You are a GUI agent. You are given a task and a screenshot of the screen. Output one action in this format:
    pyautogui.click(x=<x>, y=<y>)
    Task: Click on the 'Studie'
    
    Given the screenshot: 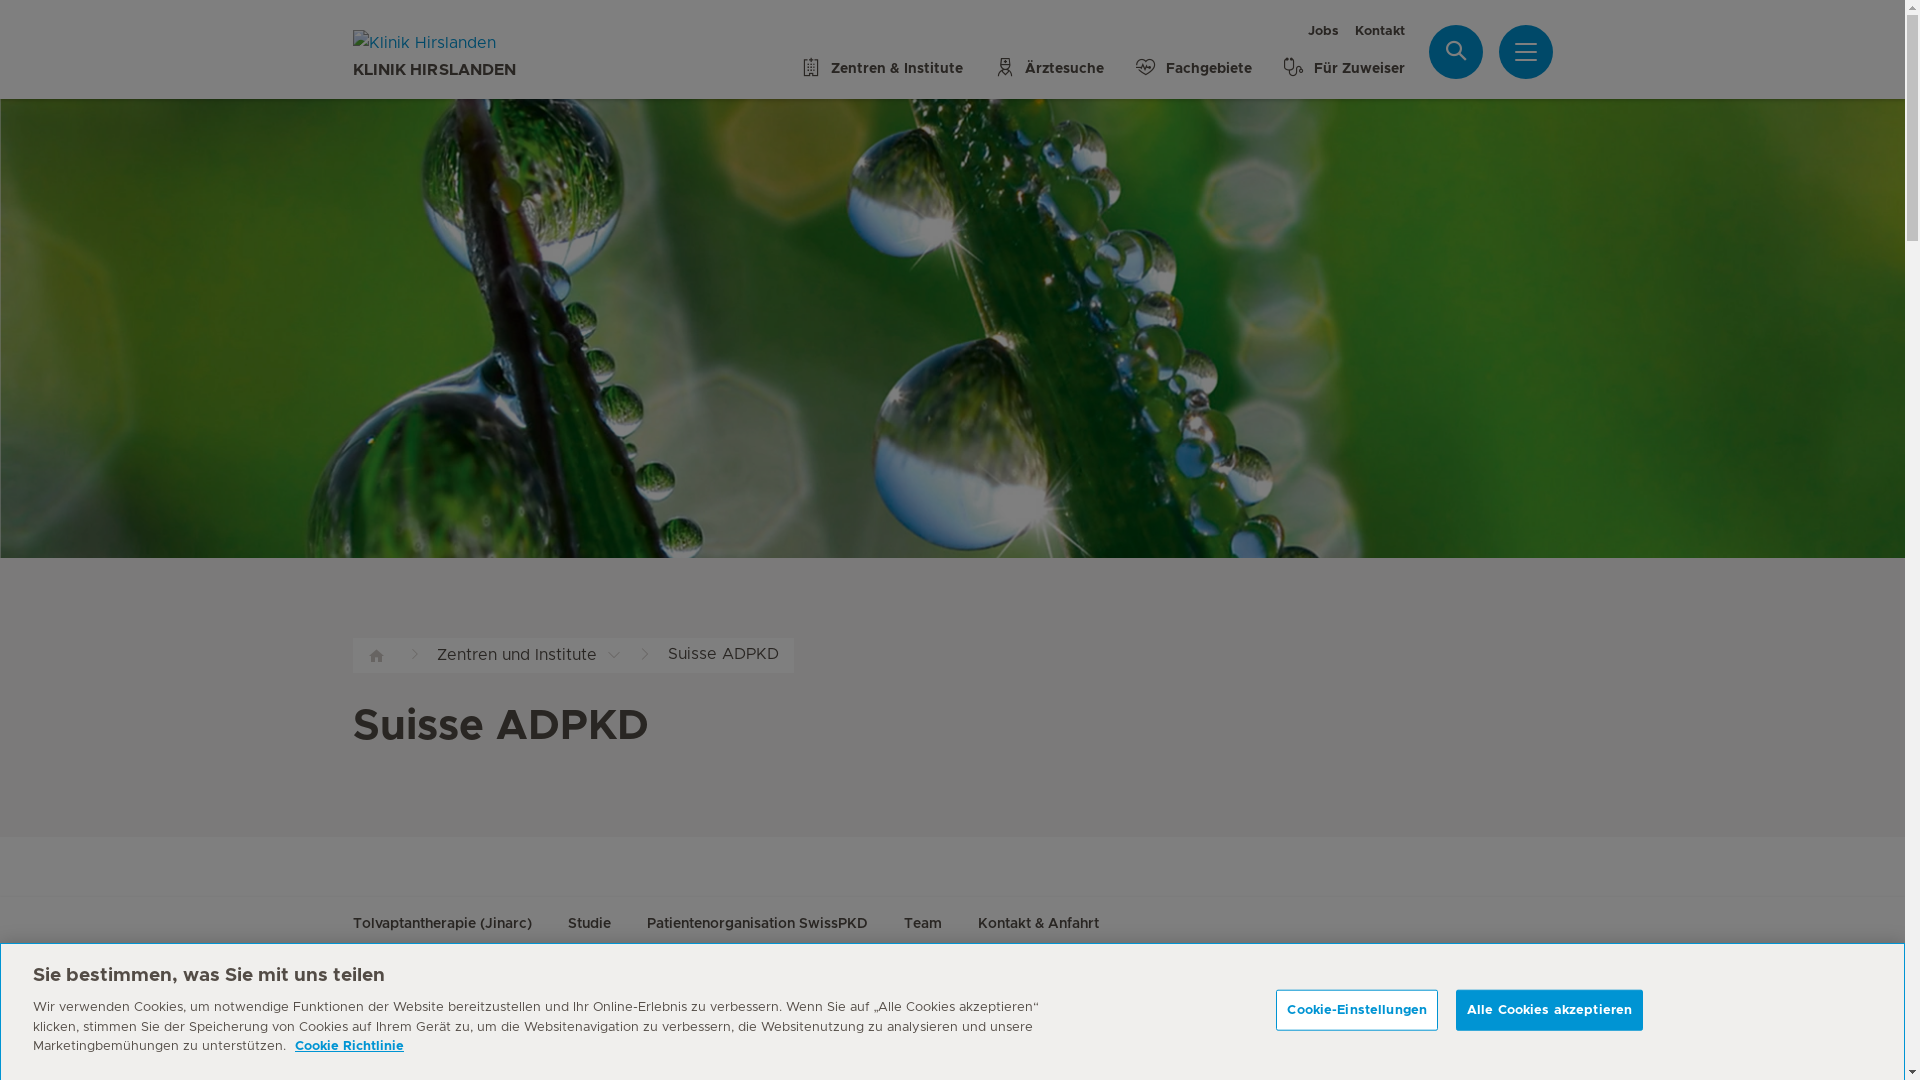 What is the action you would take?
    pyautogui.click(x=588, y=925)
    